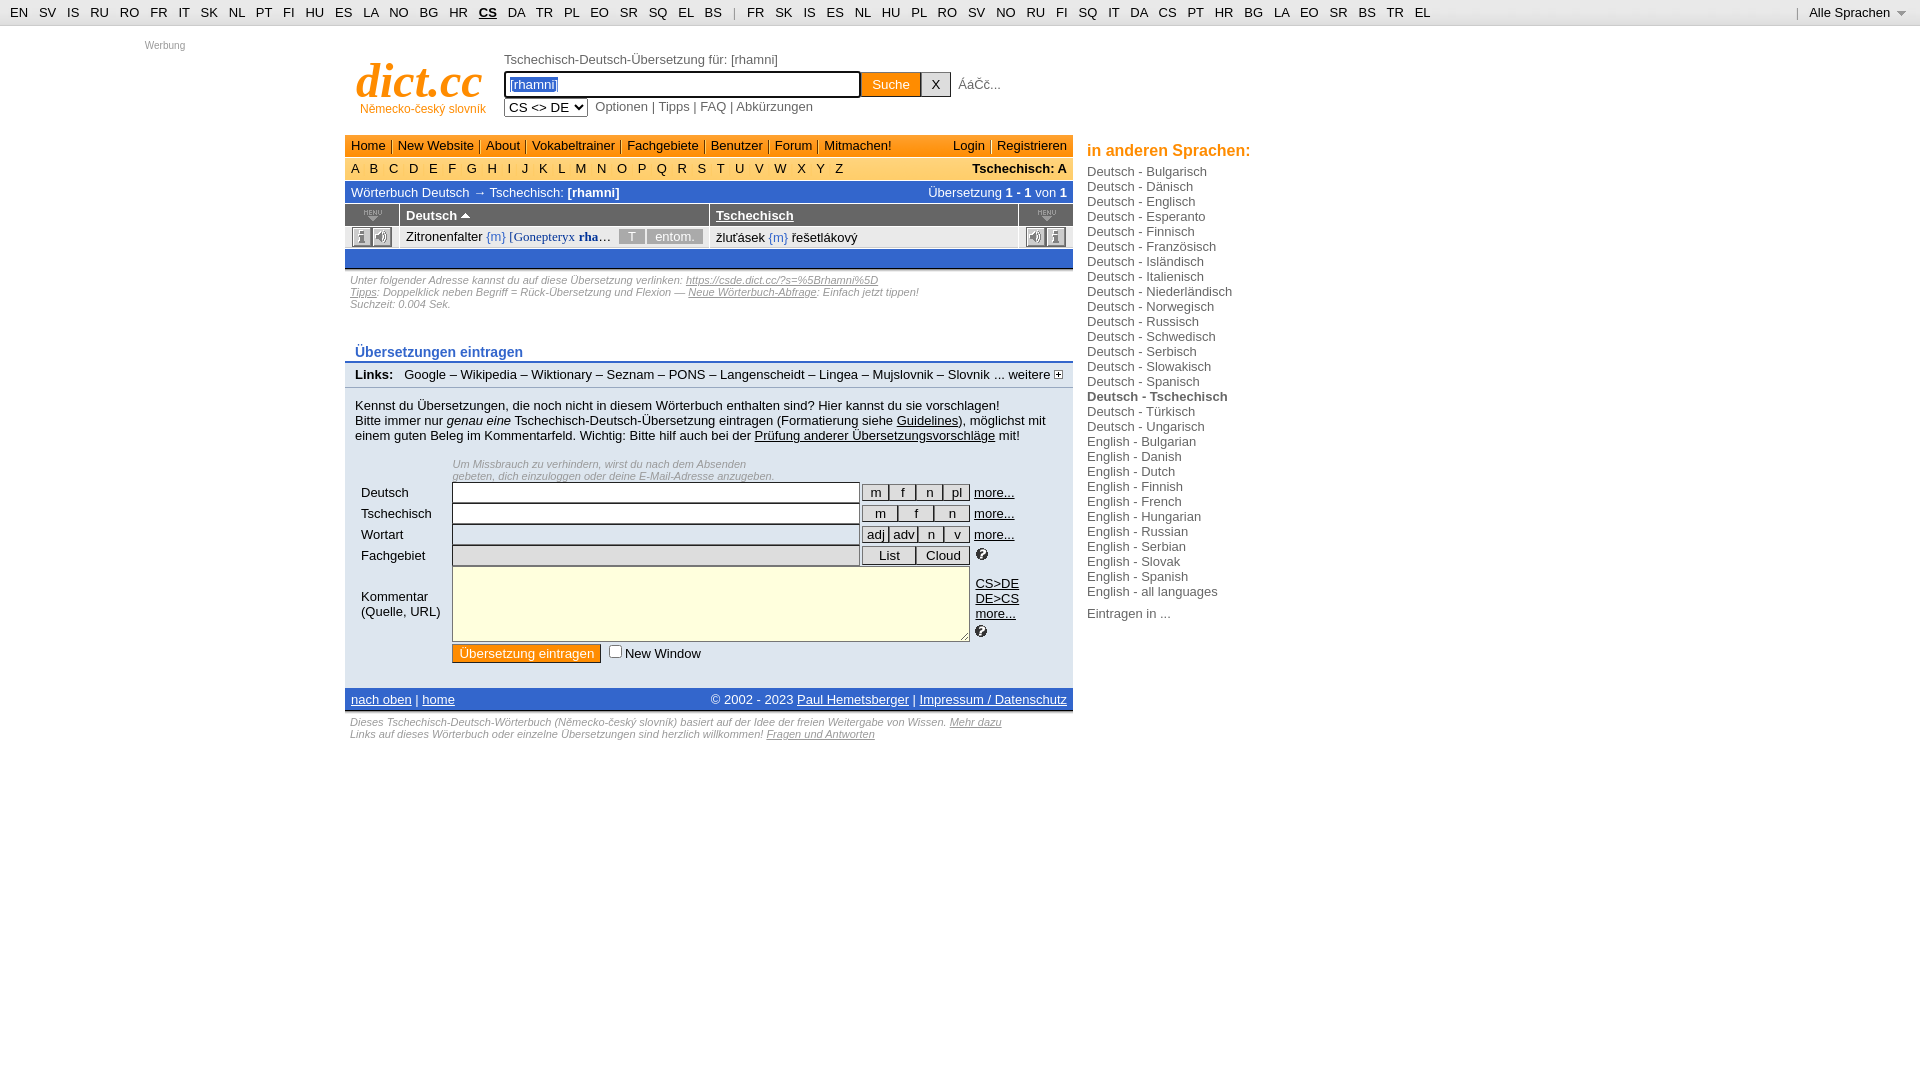  I want to click on 'Zitronenfalter', so click(443, 235).